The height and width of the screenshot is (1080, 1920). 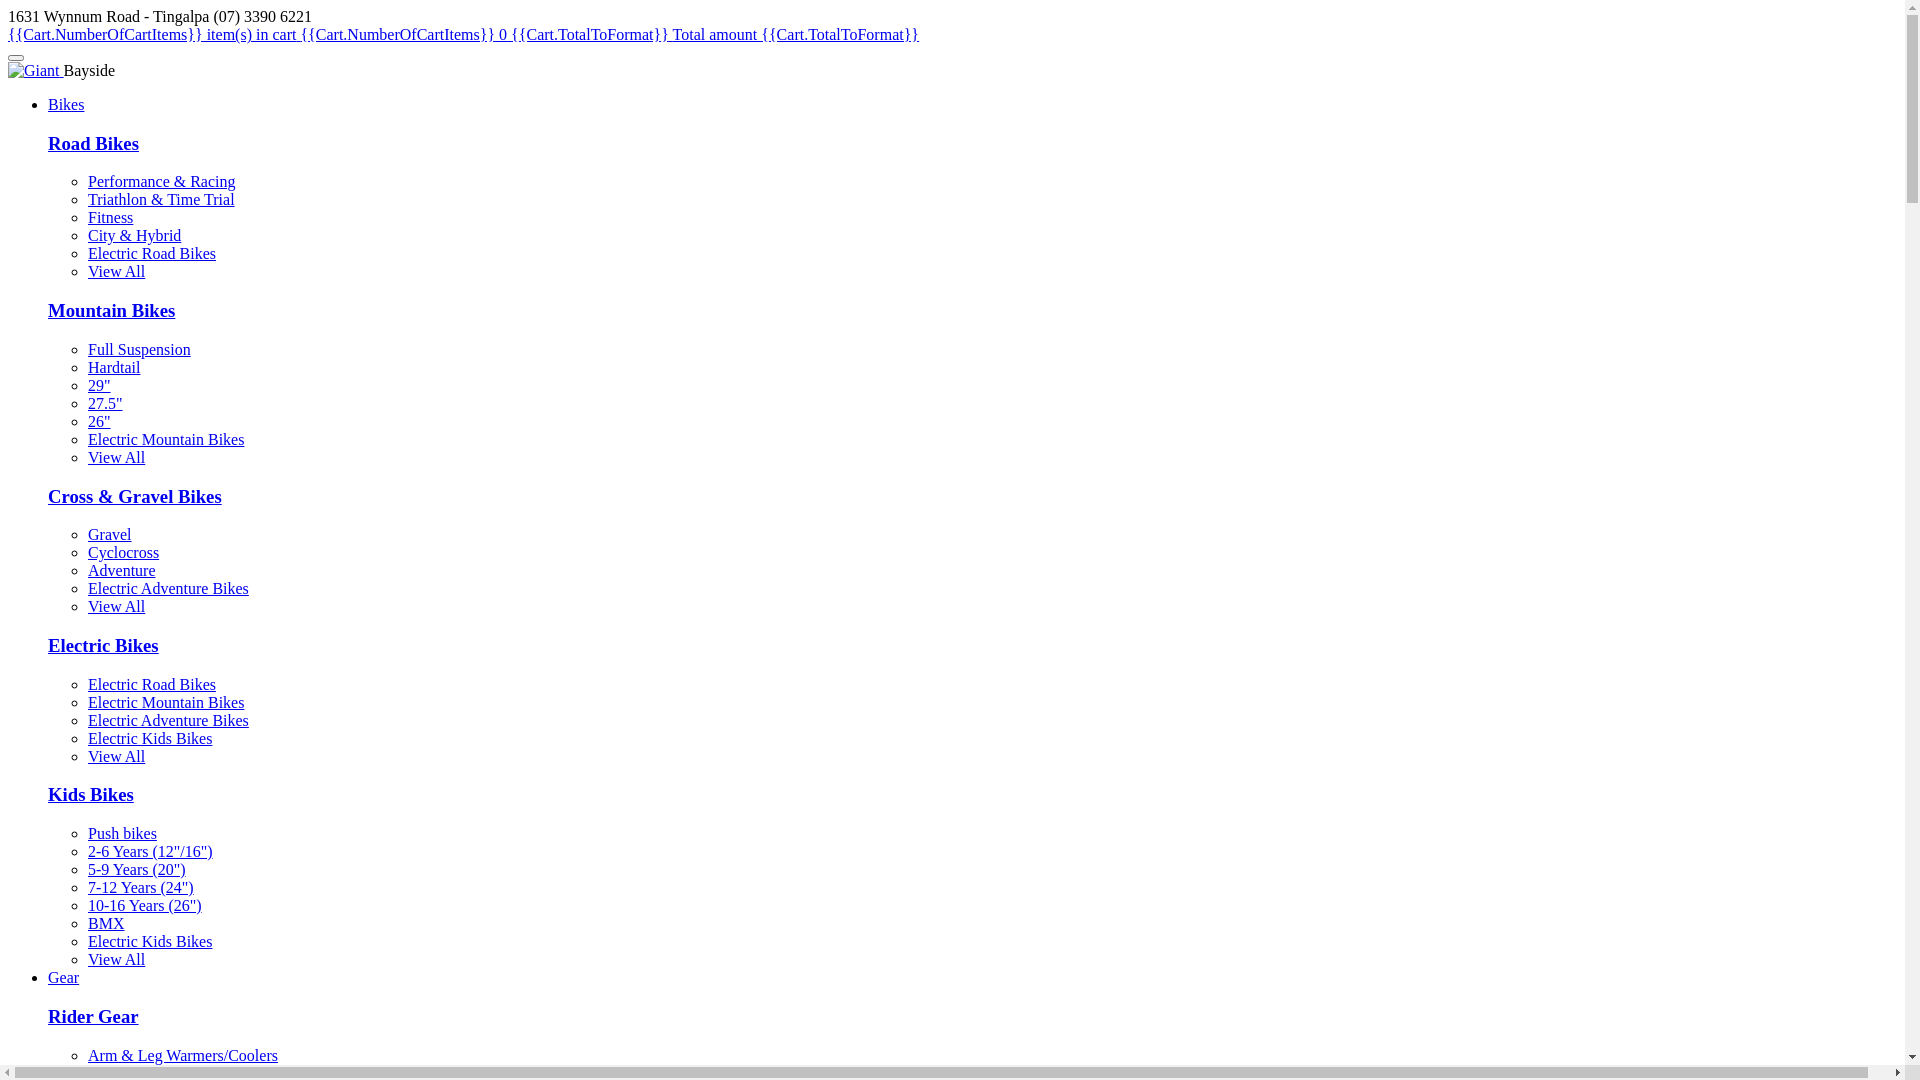 What do you see at coordinates (86, 868) in the screenshot?
I see `'5-9 Years (20")'` at bounding box center [86, 868].